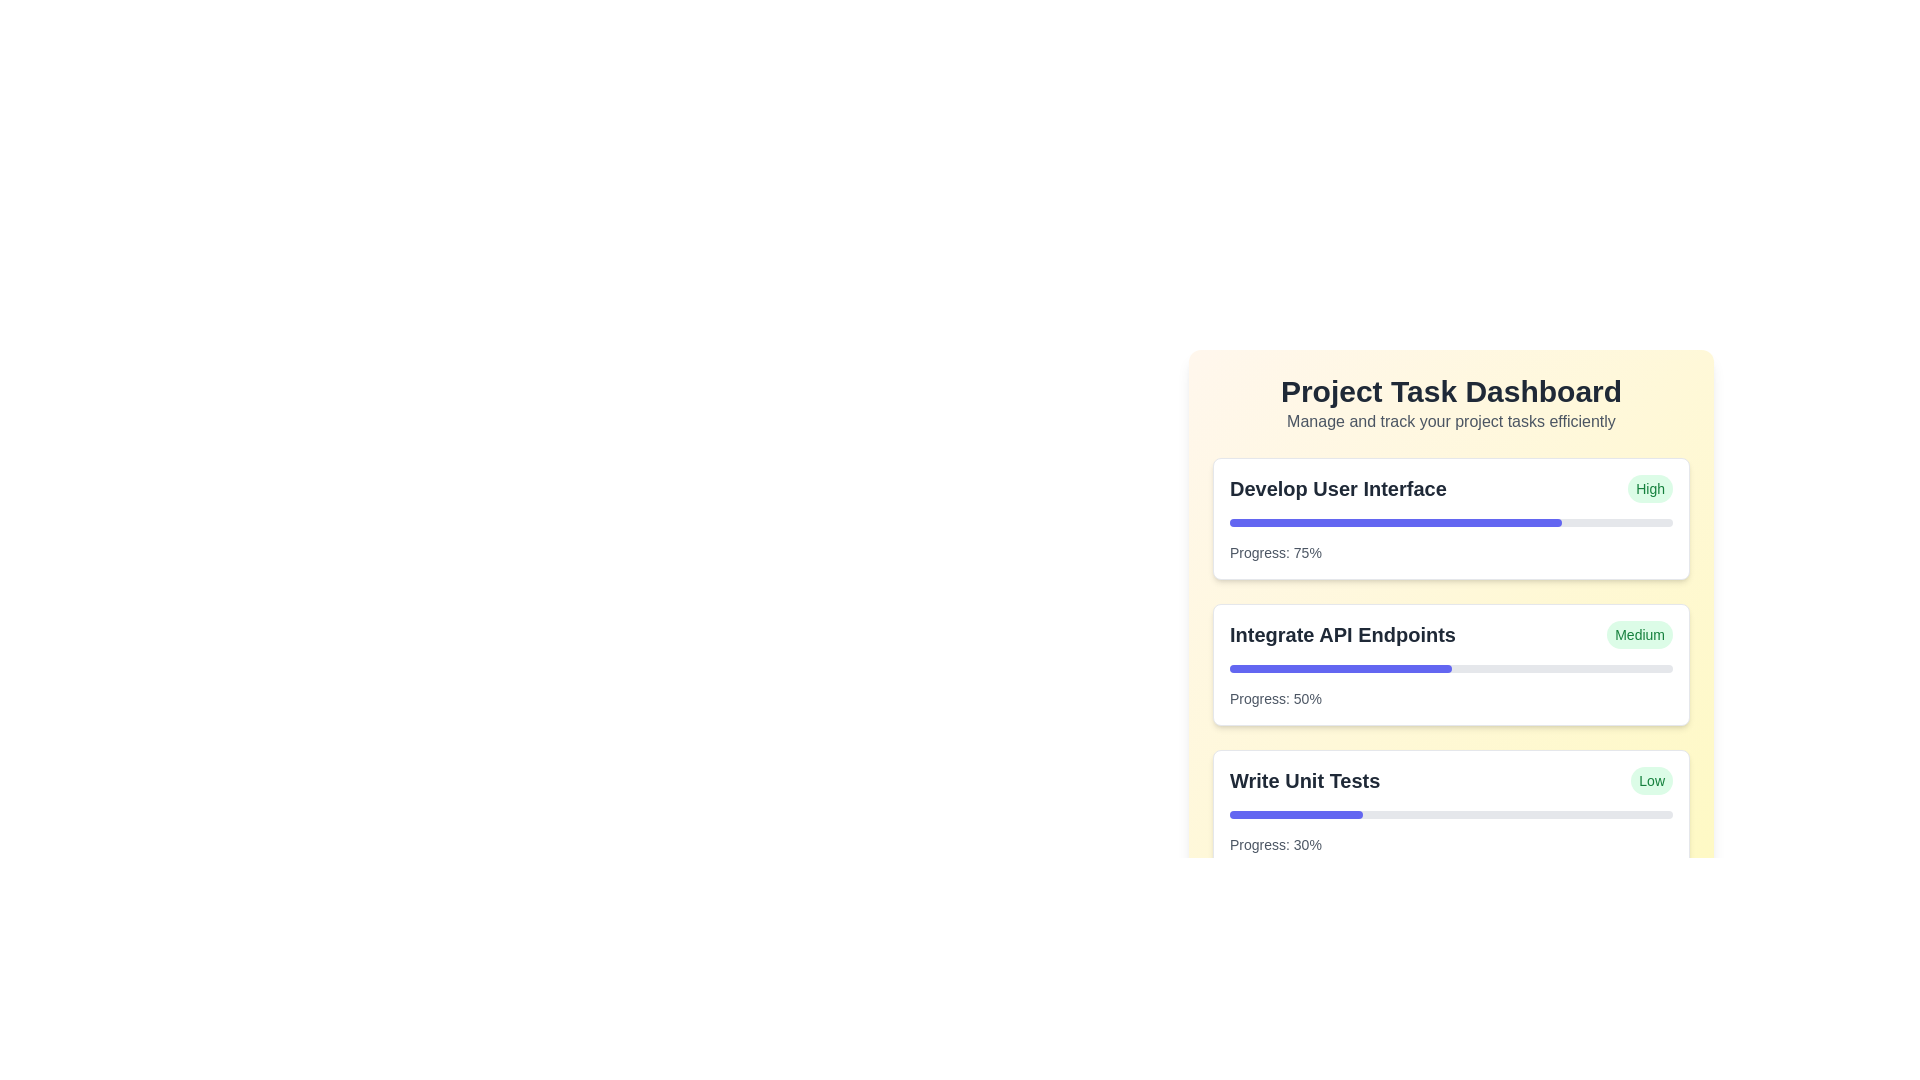 Image resolution: width=1920 pixels, height=1080 pixels. Describe the element at coordinates (1451, 810) in the screenshot. I see `the progress bar of the Task Card titled 'Write Unit Tests', which is the third entry in the vertically stacked list of task cards` at that location.